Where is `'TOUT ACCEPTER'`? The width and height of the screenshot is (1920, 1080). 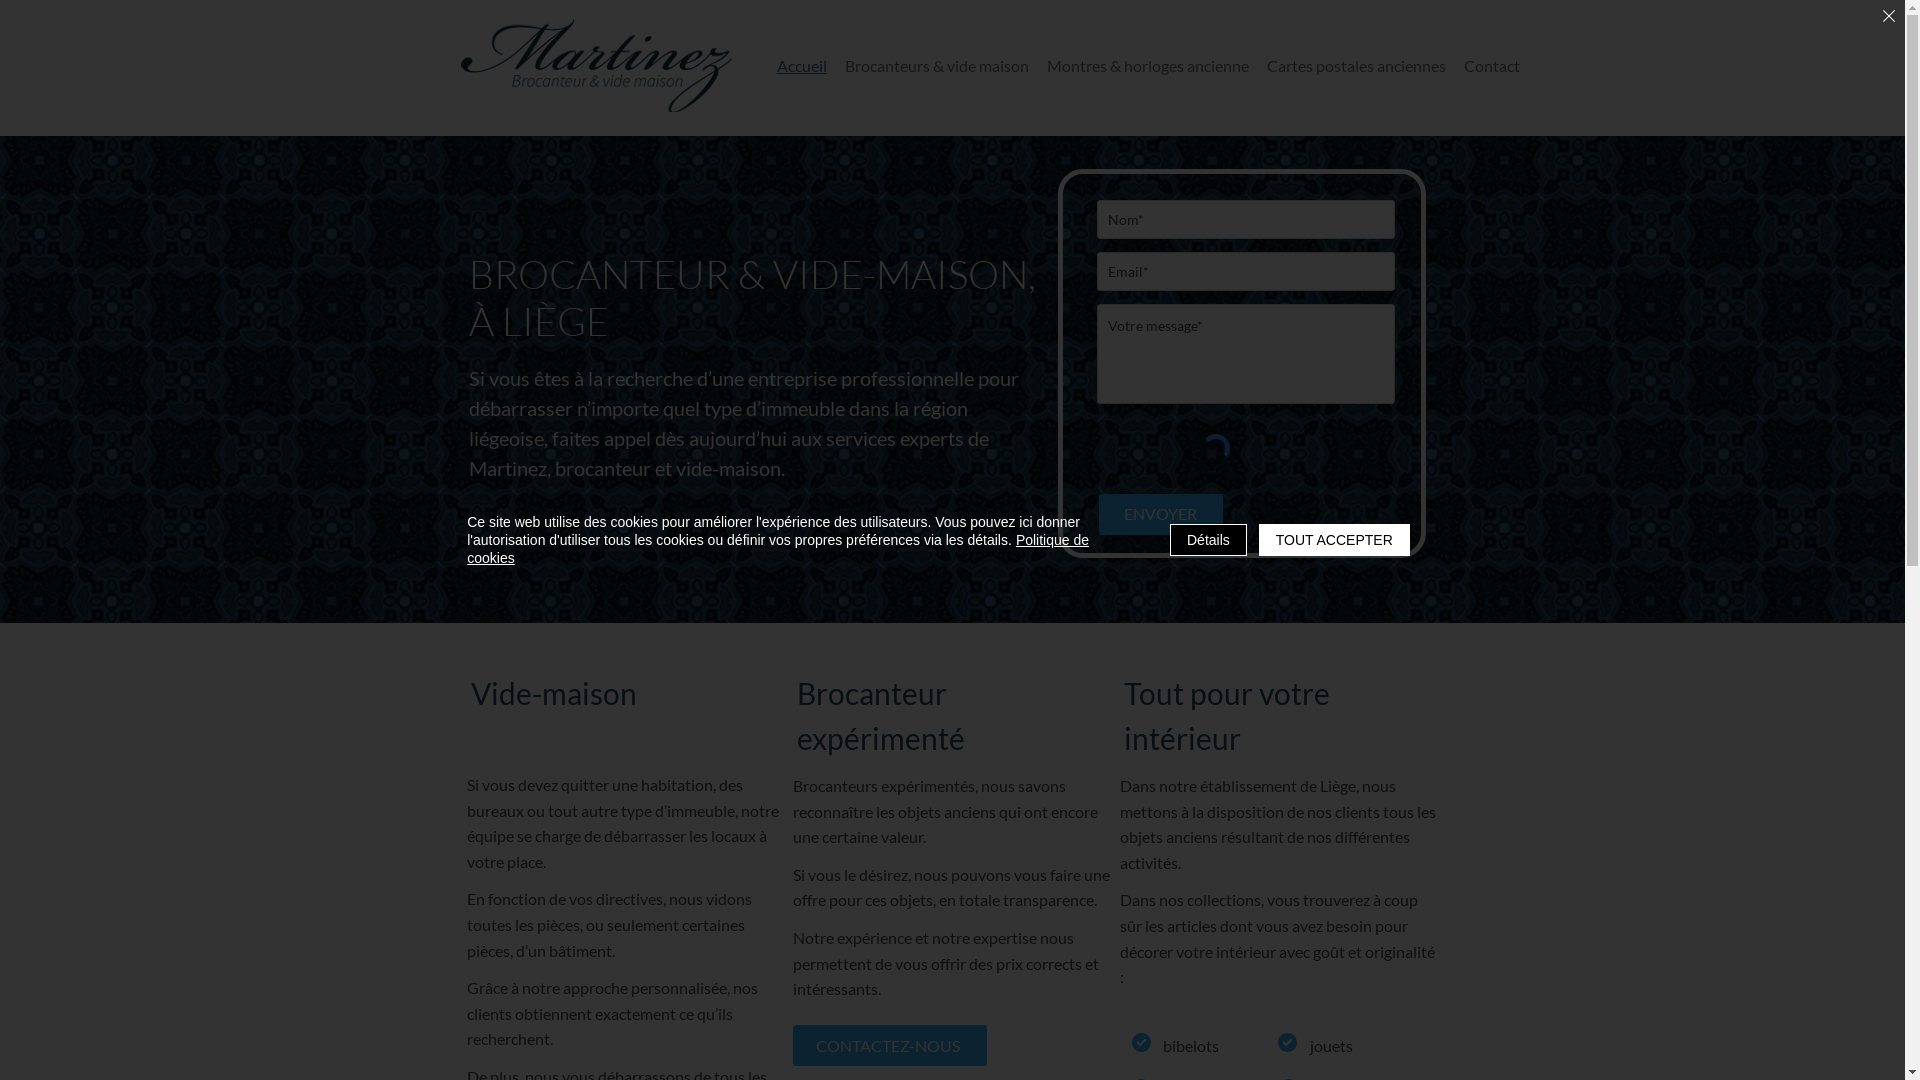 'TOUT ACCEPTER' is located at coordinates (1334, 540).